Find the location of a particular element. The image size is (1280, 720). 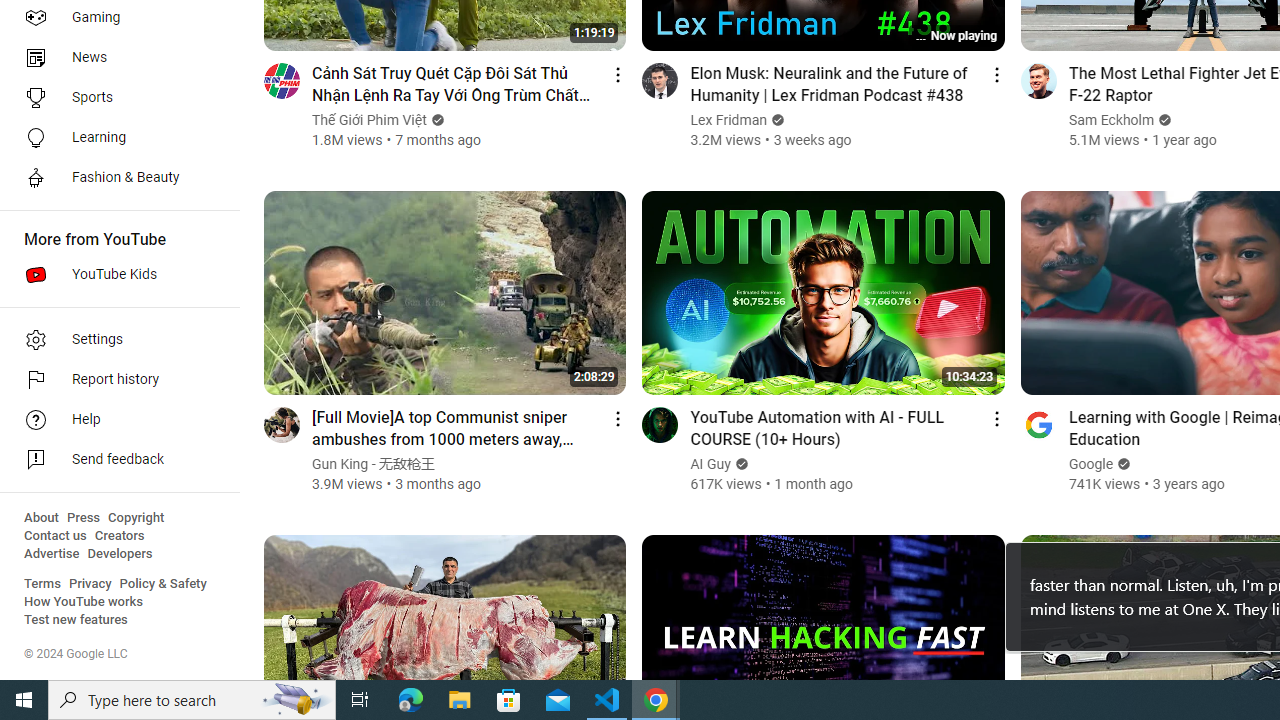

'Report history' is located at coordinates (112, 380).